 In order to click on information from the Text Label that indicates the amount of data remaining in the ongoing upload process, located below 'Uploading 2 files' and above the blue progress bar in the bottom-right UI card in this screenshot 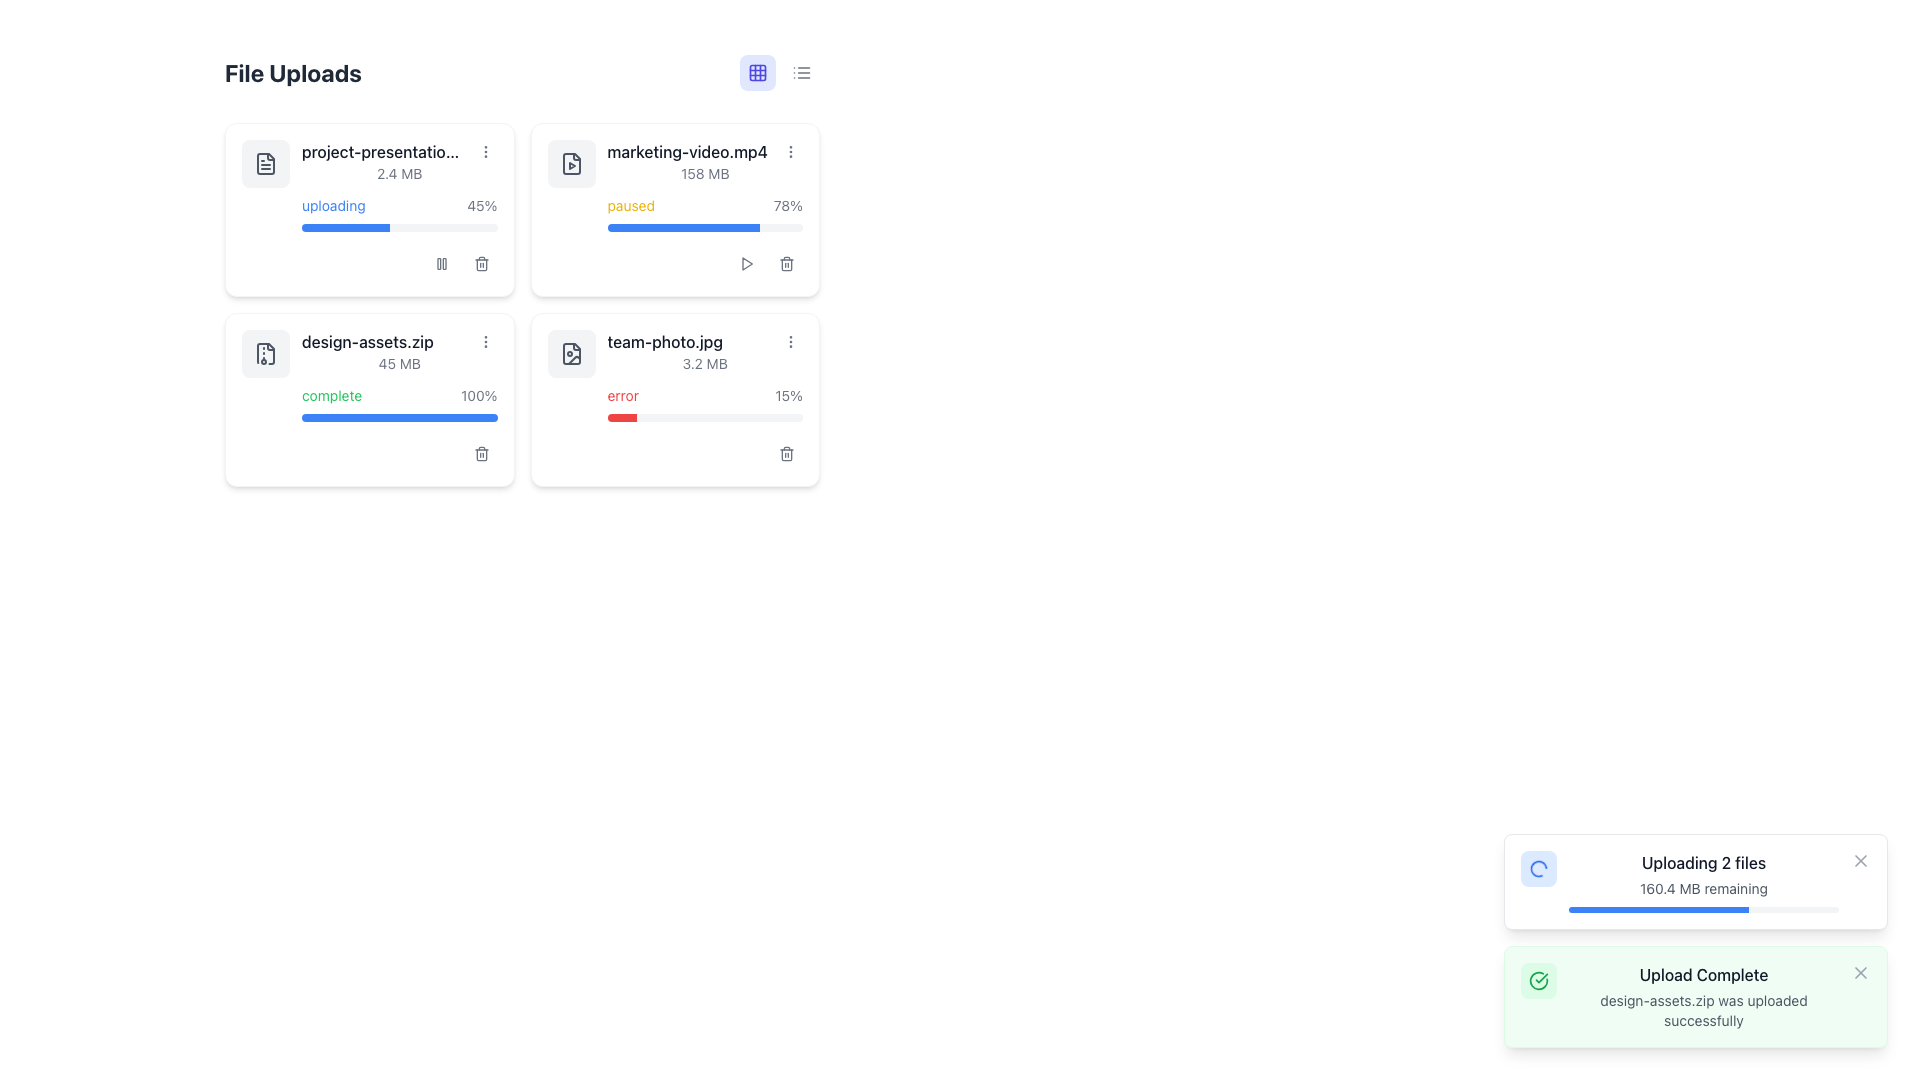, I will do `click(1703, 887)`.